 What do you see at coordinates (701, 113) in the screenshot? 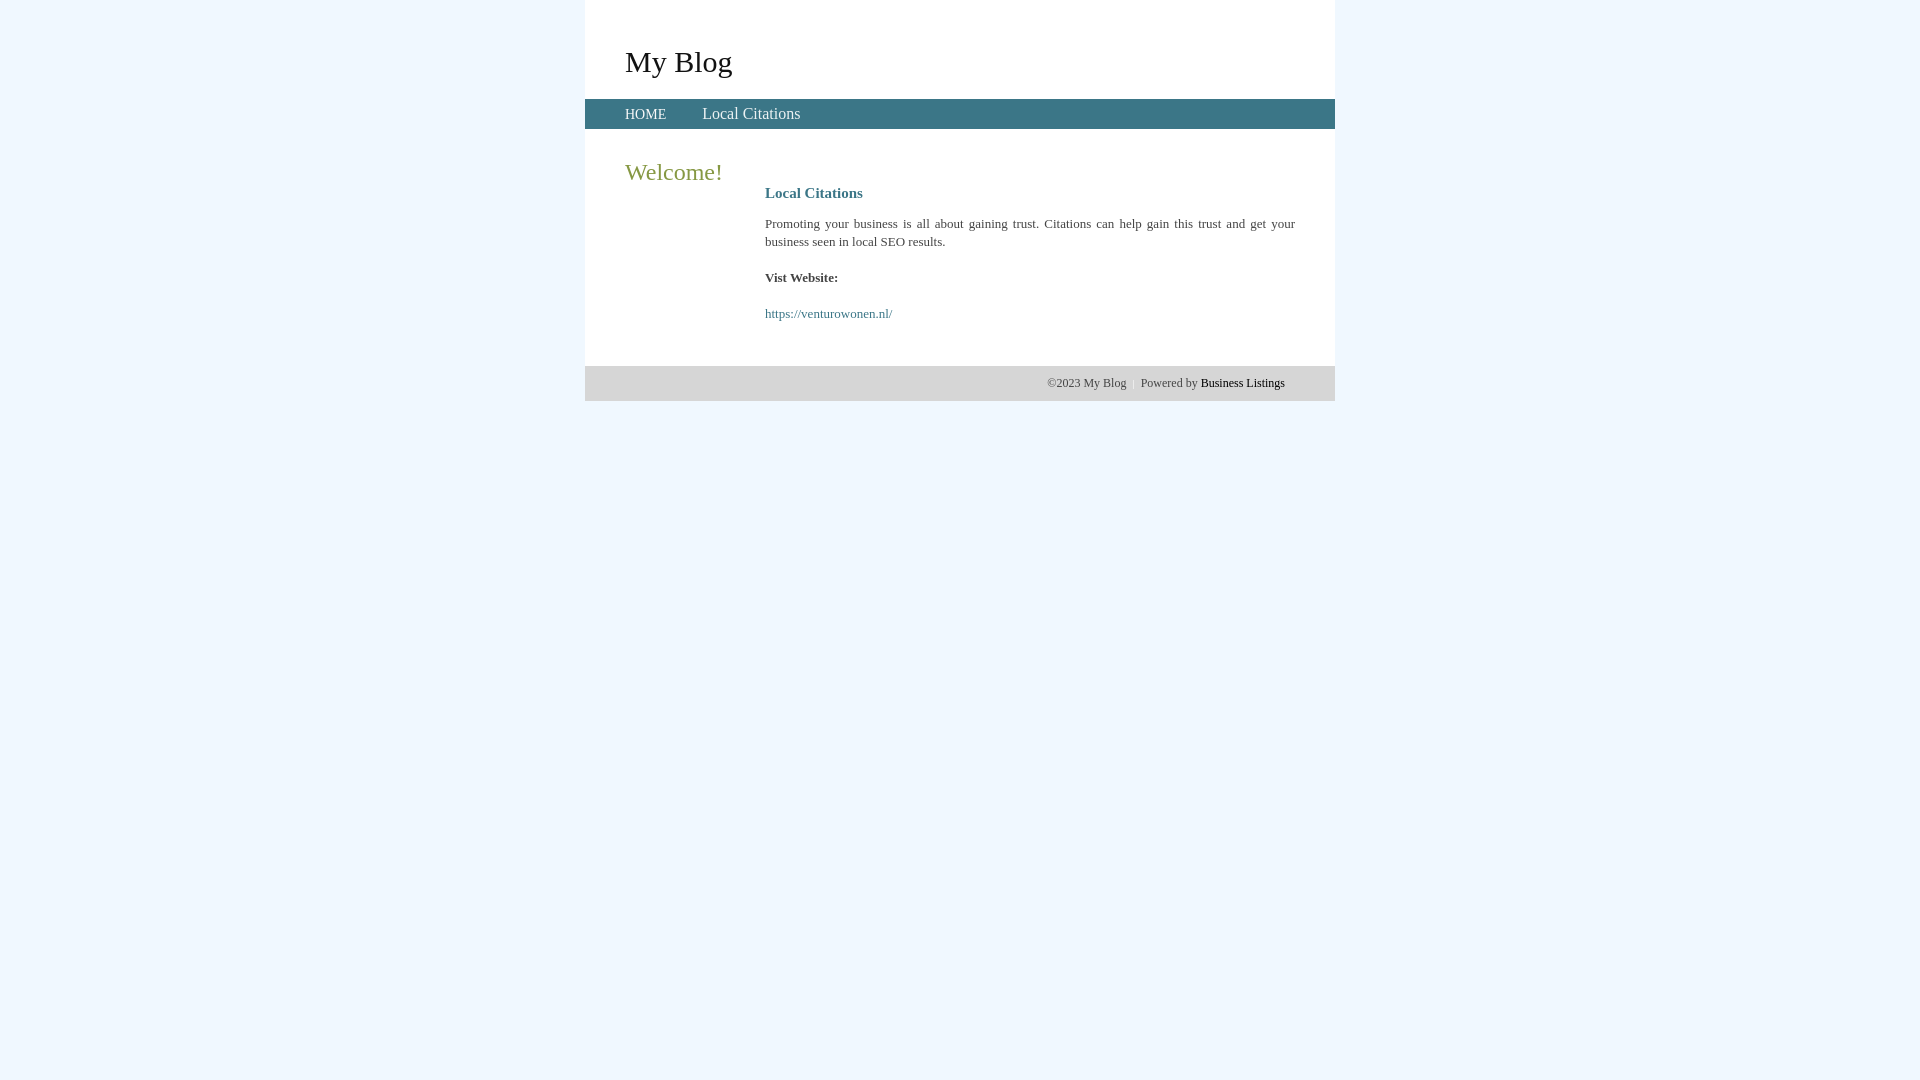
I see `'Local Citations'` at bounding box center [701, 113].